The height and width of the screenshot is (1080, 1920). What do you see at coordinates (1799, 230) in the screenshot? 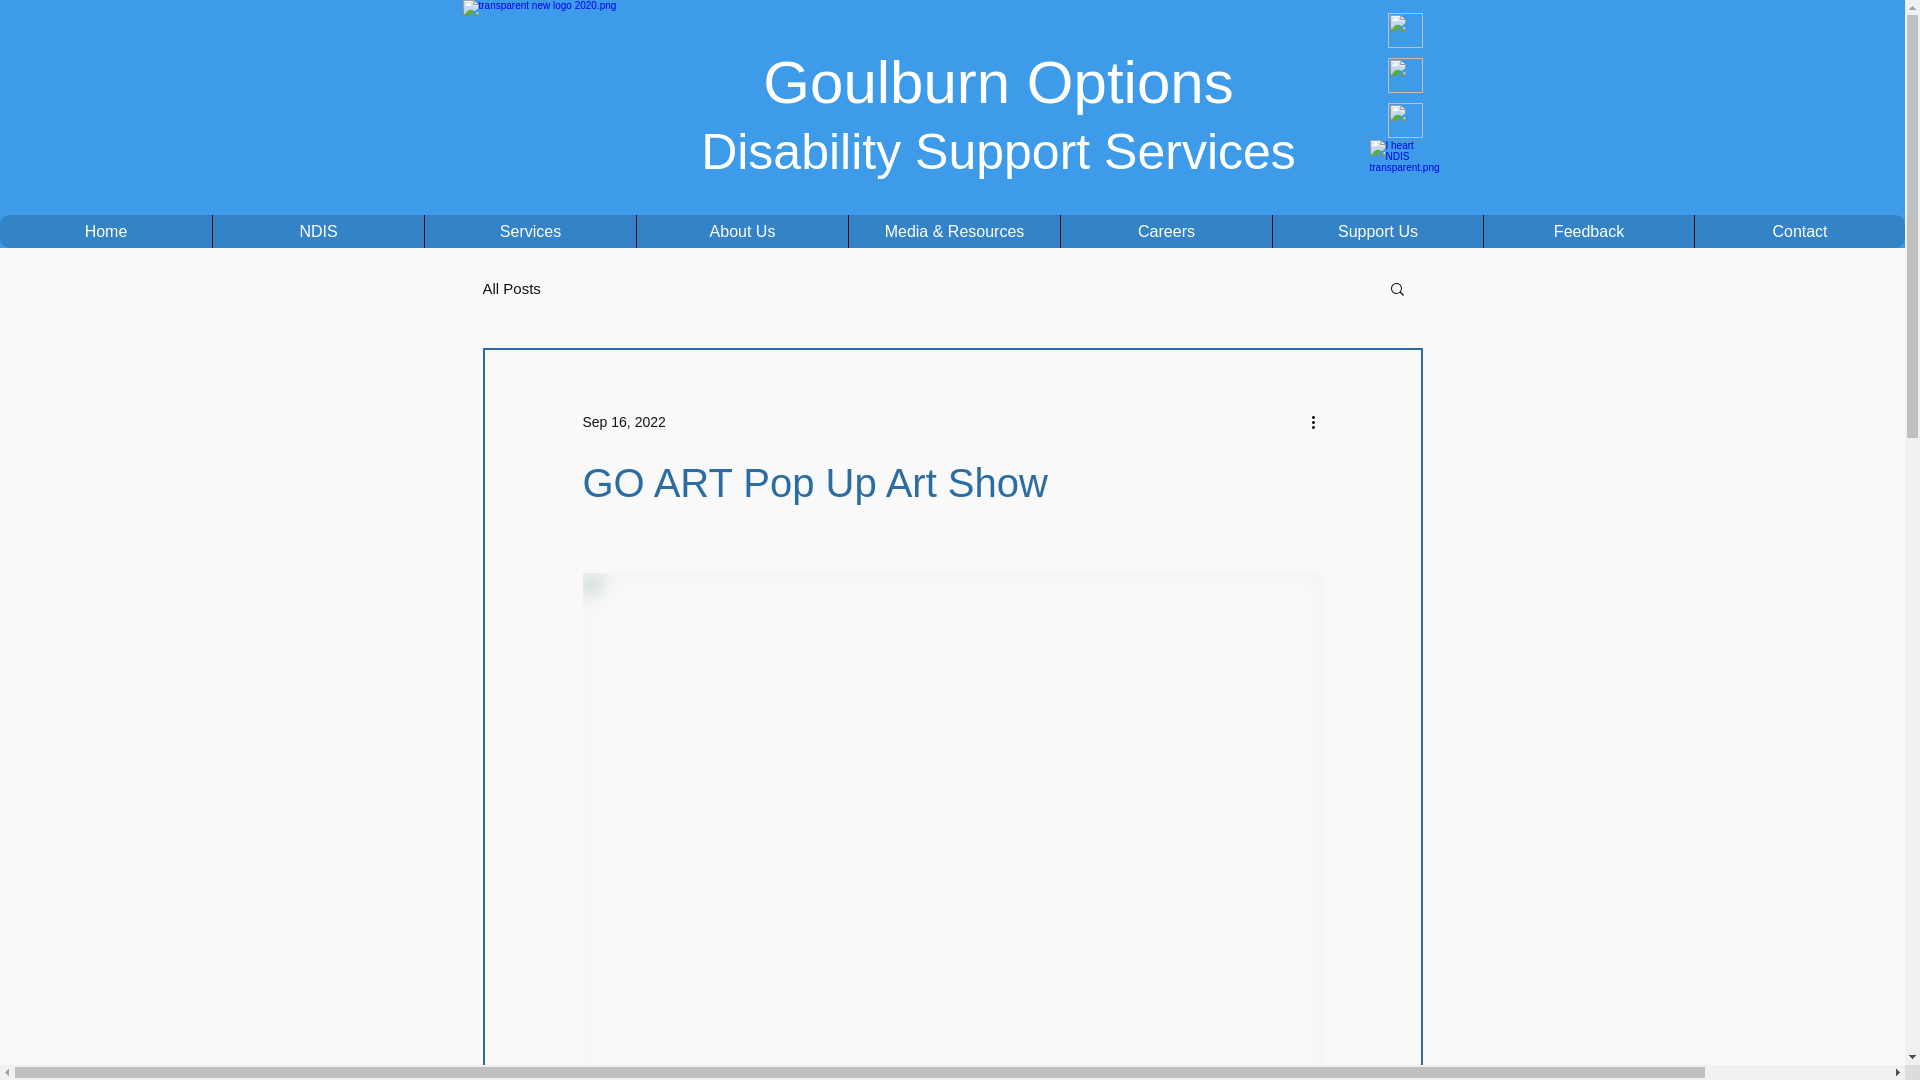
I see `'Contact'` at bounding box center [1799, 230].